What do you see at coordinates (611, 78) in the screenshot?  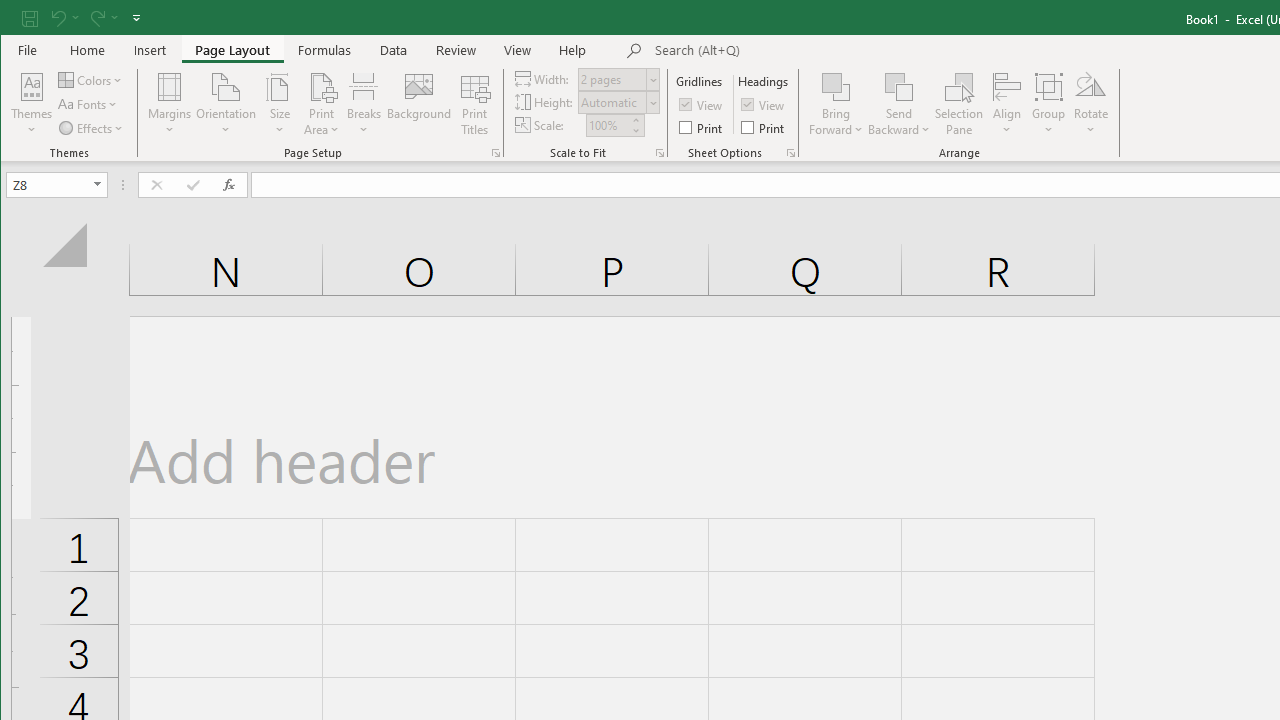 I see `'Width'` at bounding box center [611, 78].